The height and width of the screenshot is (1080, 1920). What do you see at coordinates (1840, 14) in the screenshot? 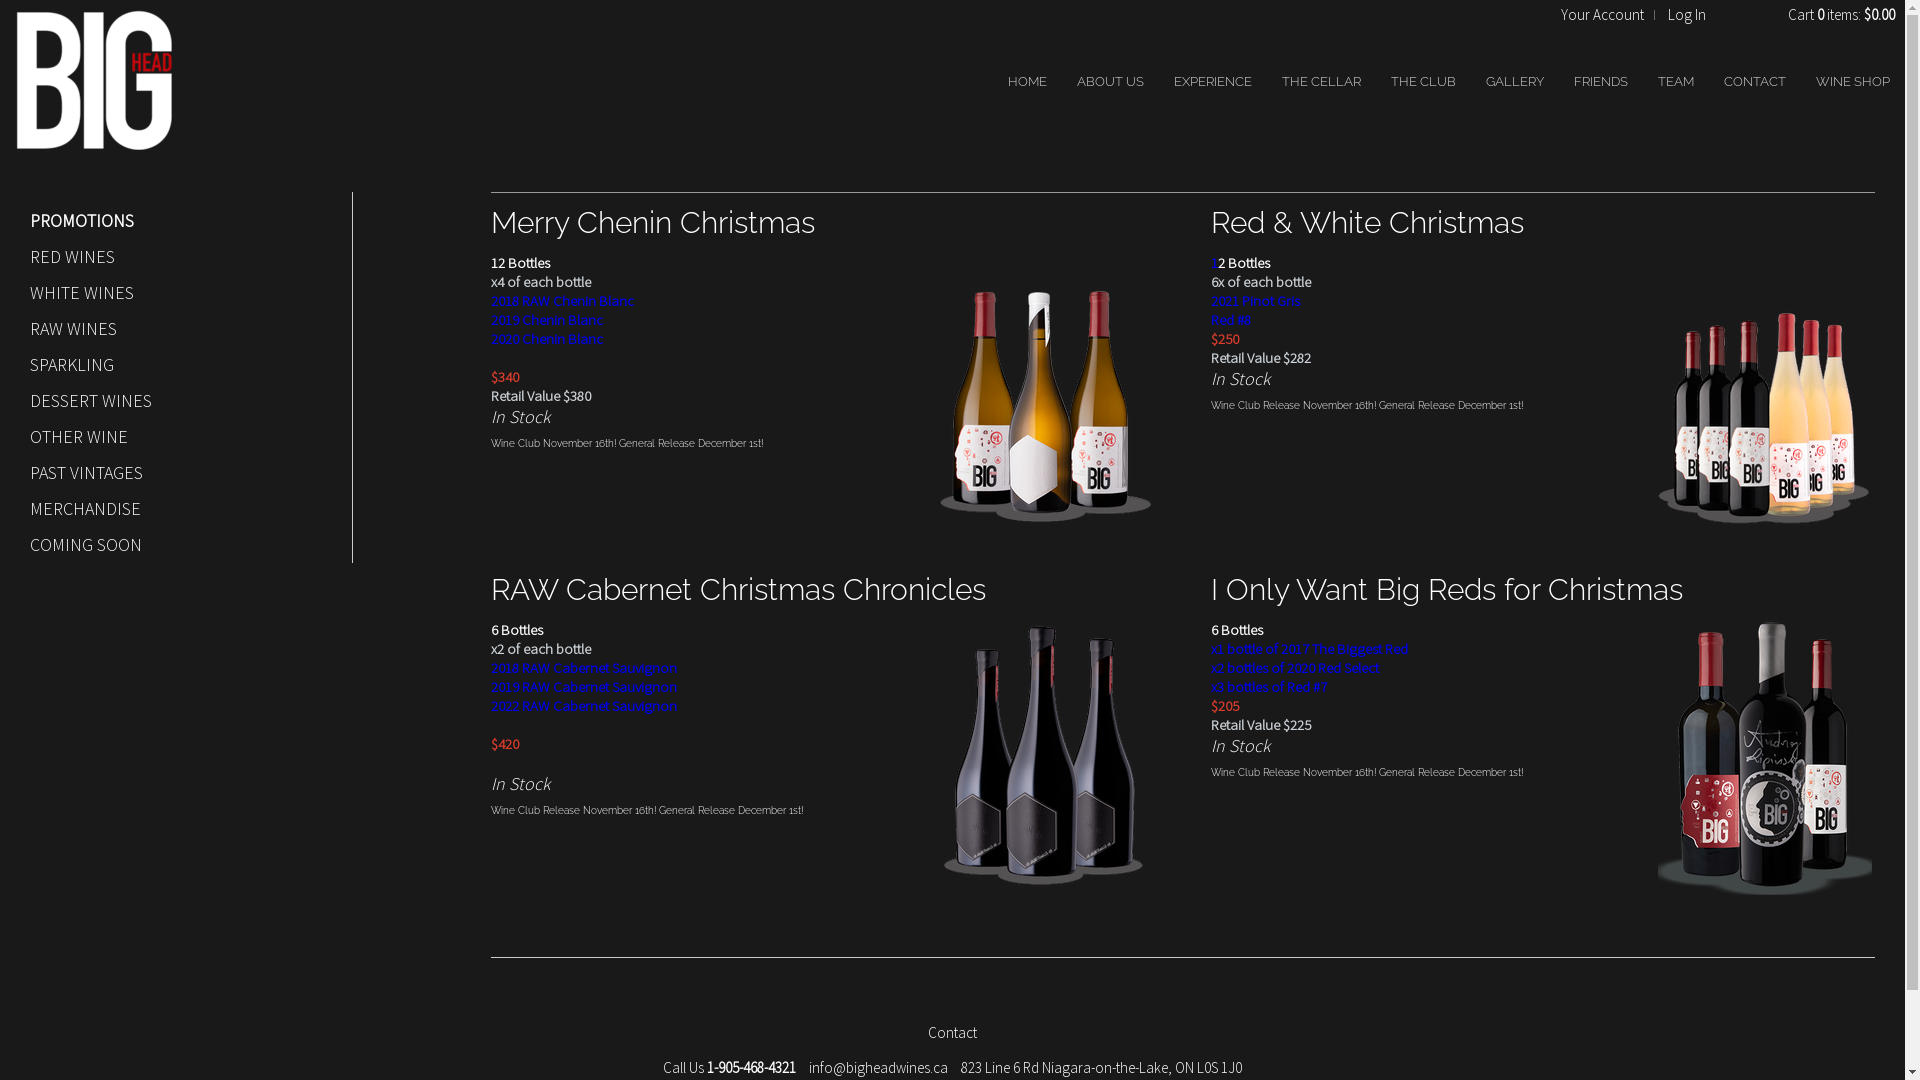
I see `'Cart 0 items: $0.00'` at bounding box center [1840, 14].